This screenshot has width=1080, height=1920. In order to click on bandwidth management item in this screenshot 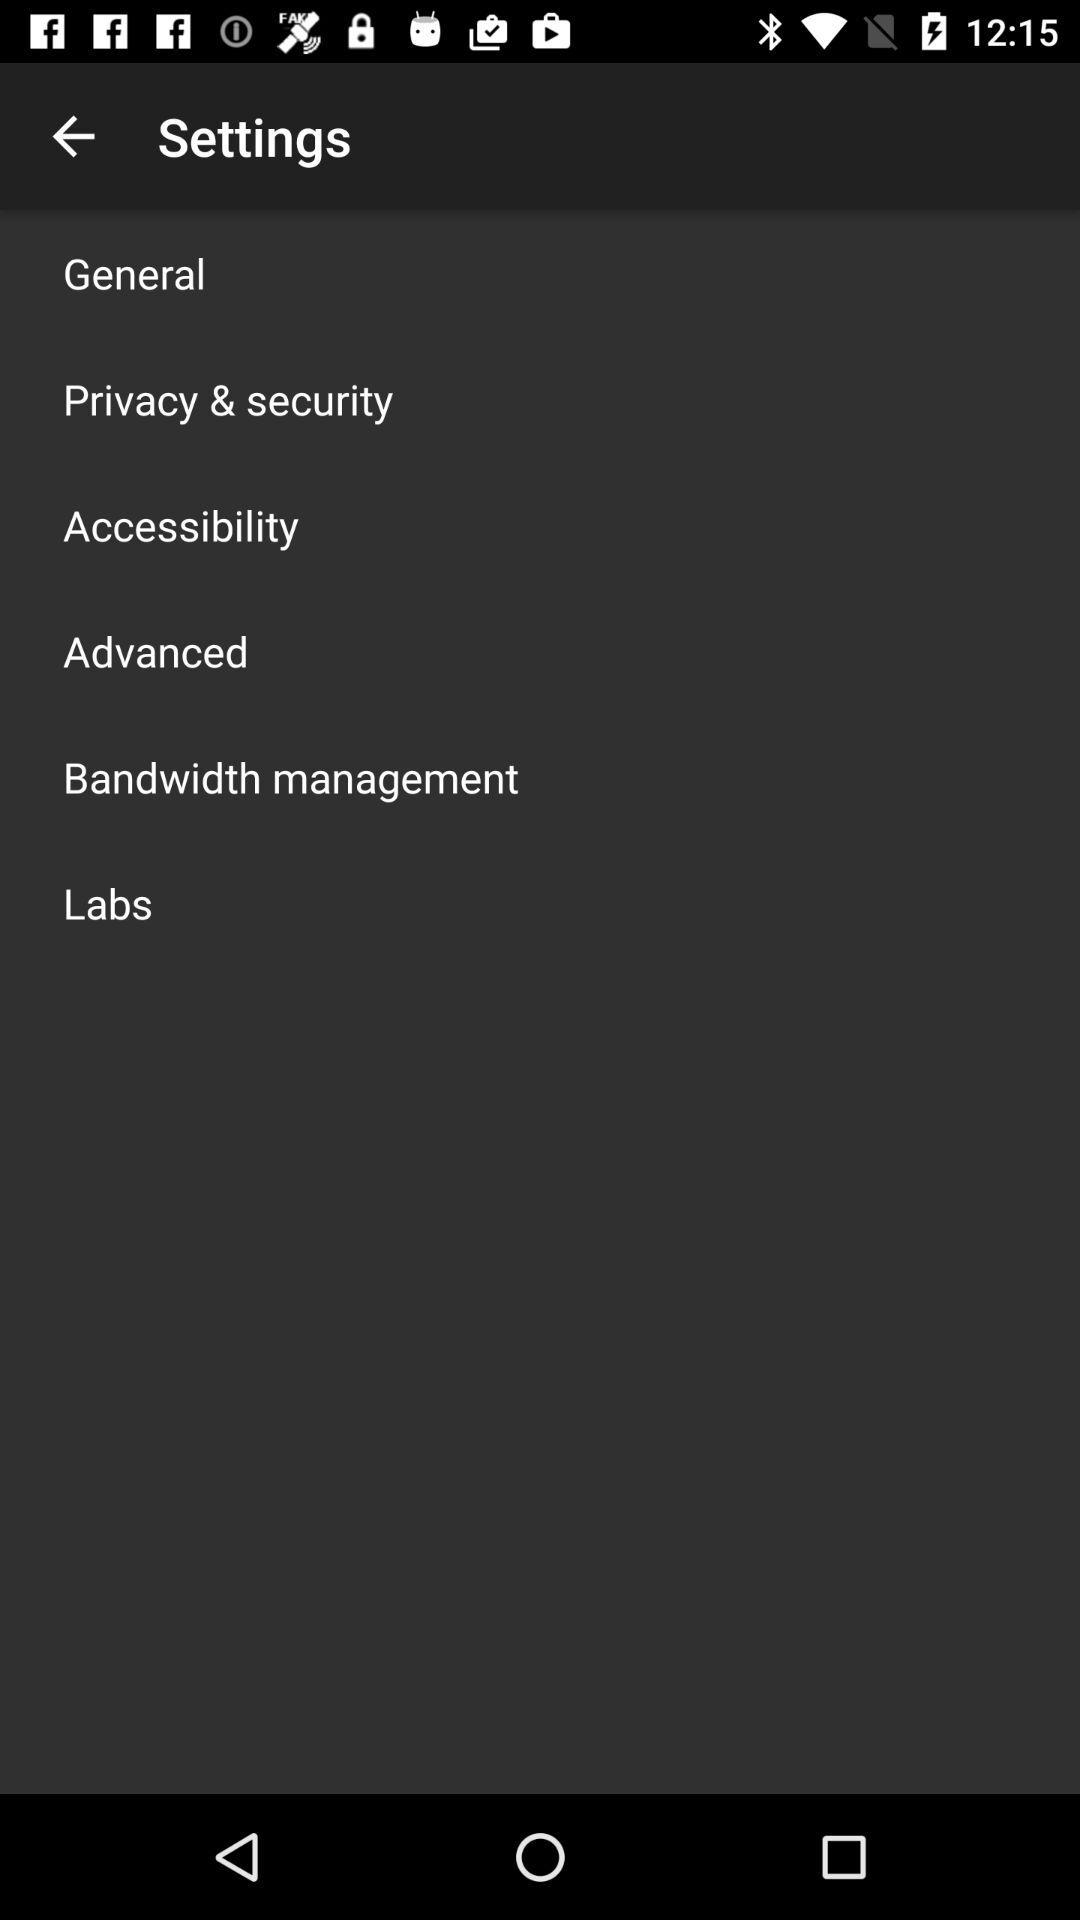, I will do `click(290, 776)`.